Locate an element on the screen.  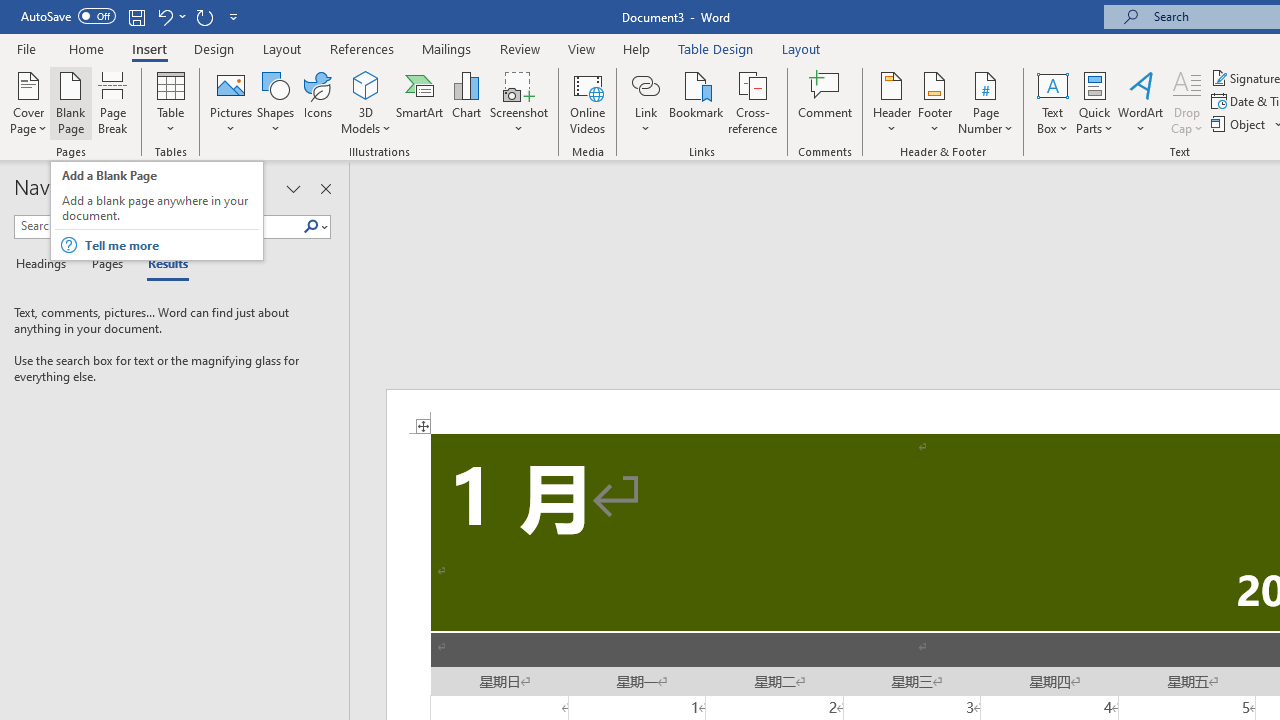
'Undo Apply Quick Style' is located at coordinates (170, 16).